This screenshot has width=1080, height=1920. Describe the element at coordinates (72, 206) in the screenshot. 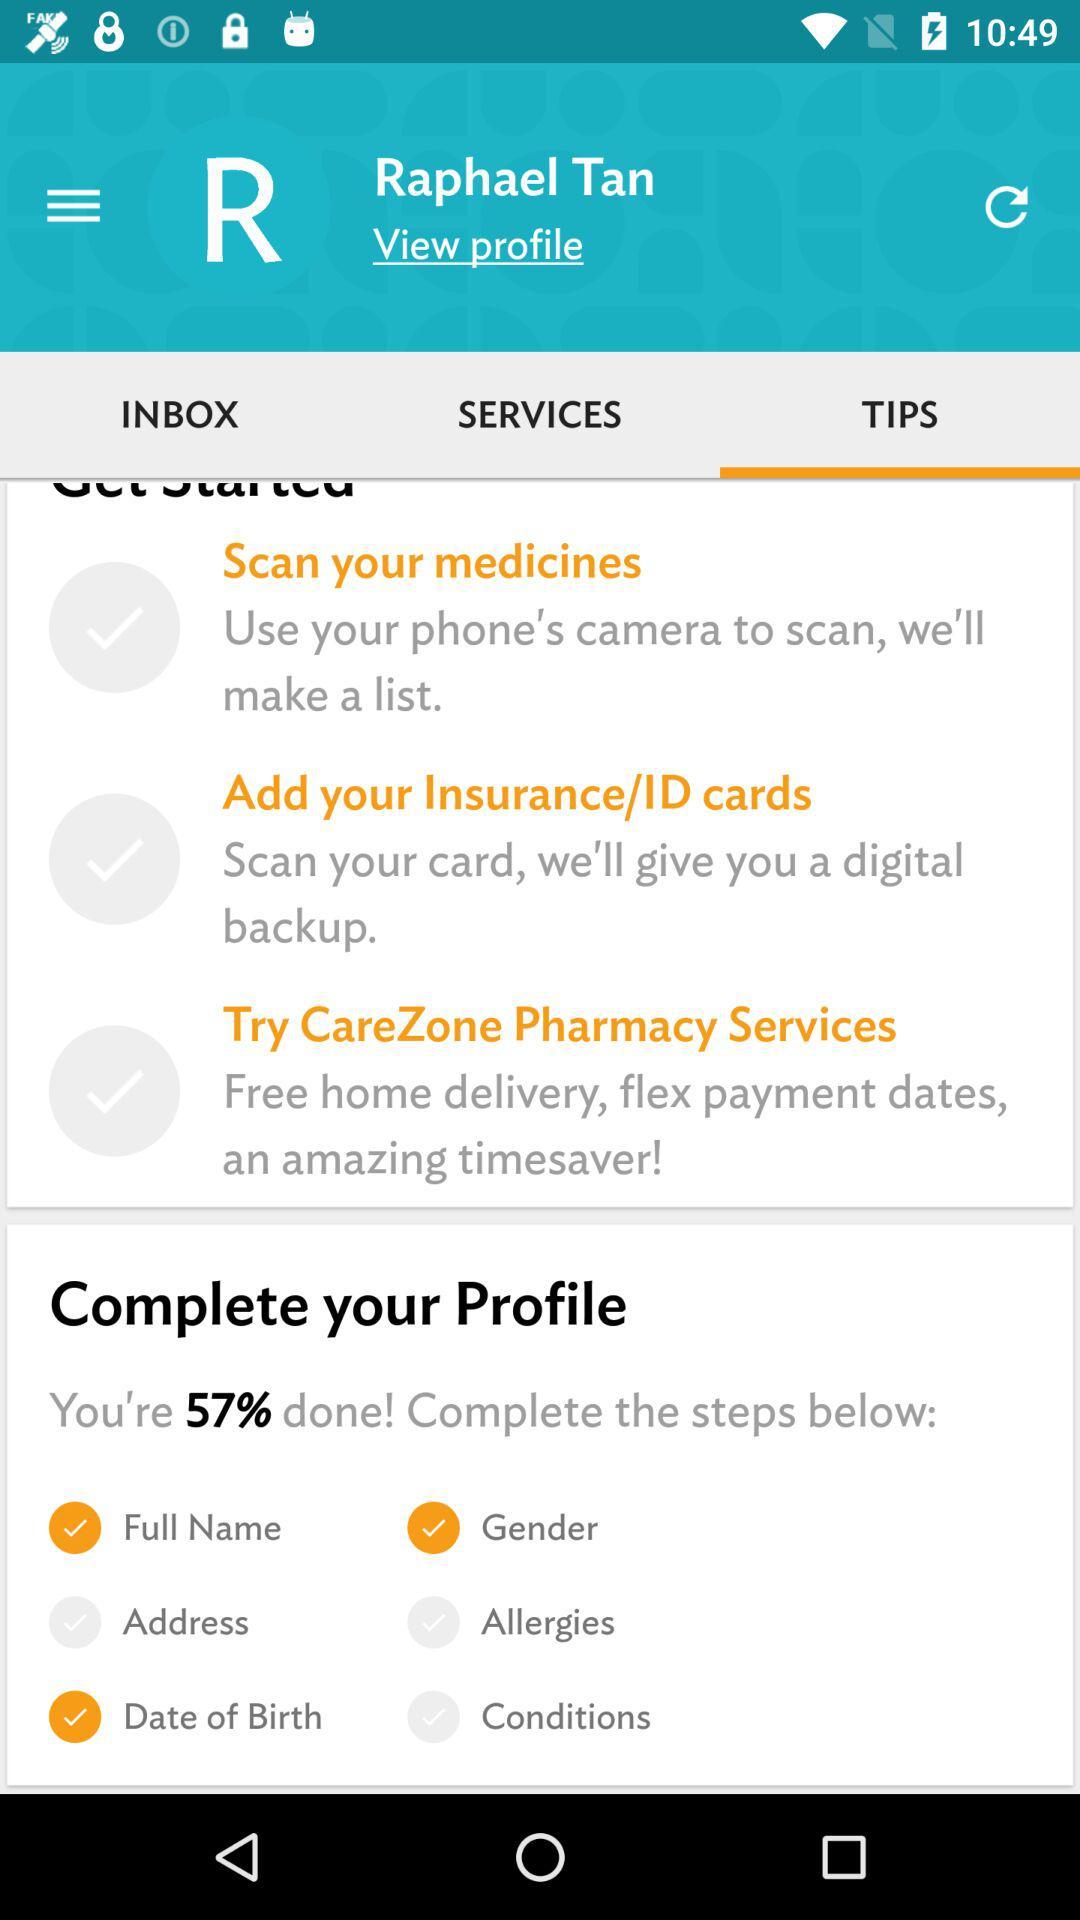

I see `the menu icon` at that location.